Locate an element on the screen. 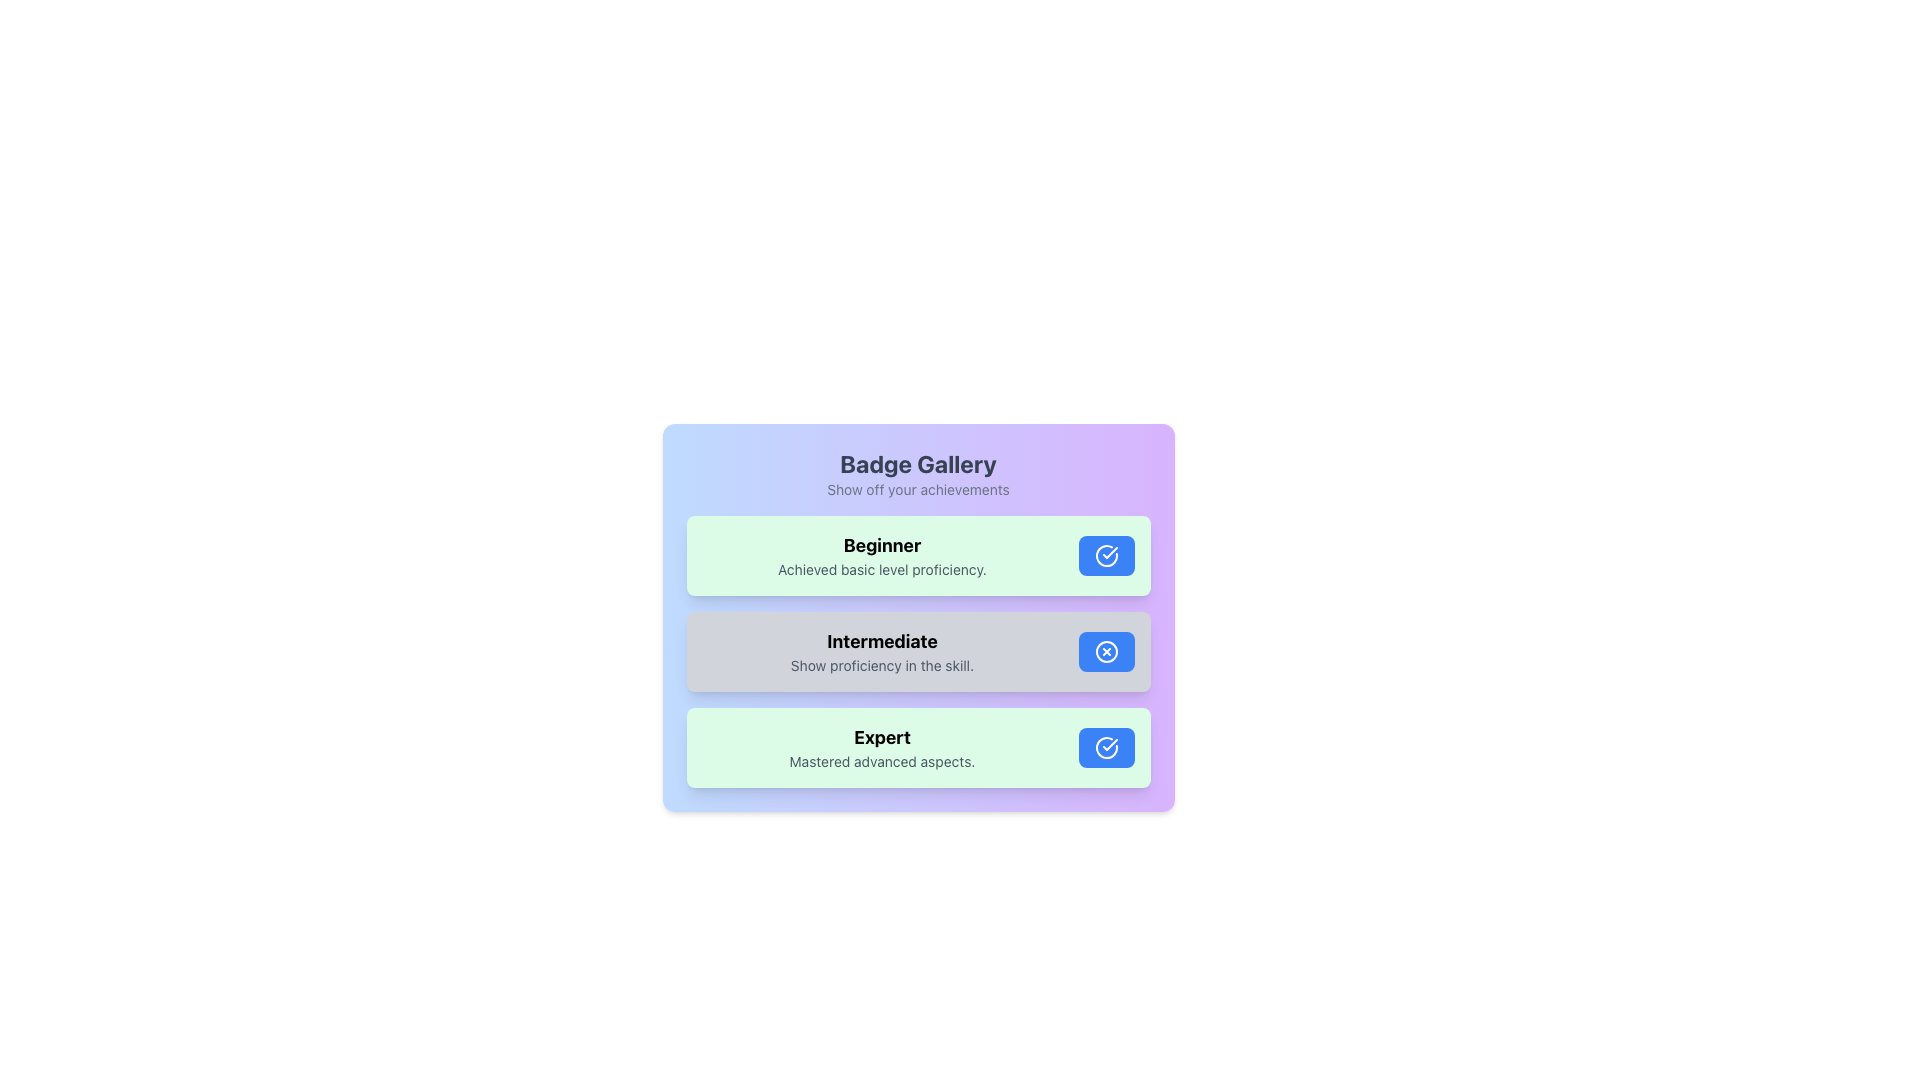  the button located on the far right of the 'Beginner' section in the 'Badge Gallery' to interact with it is located at coordinates (1105, 555).